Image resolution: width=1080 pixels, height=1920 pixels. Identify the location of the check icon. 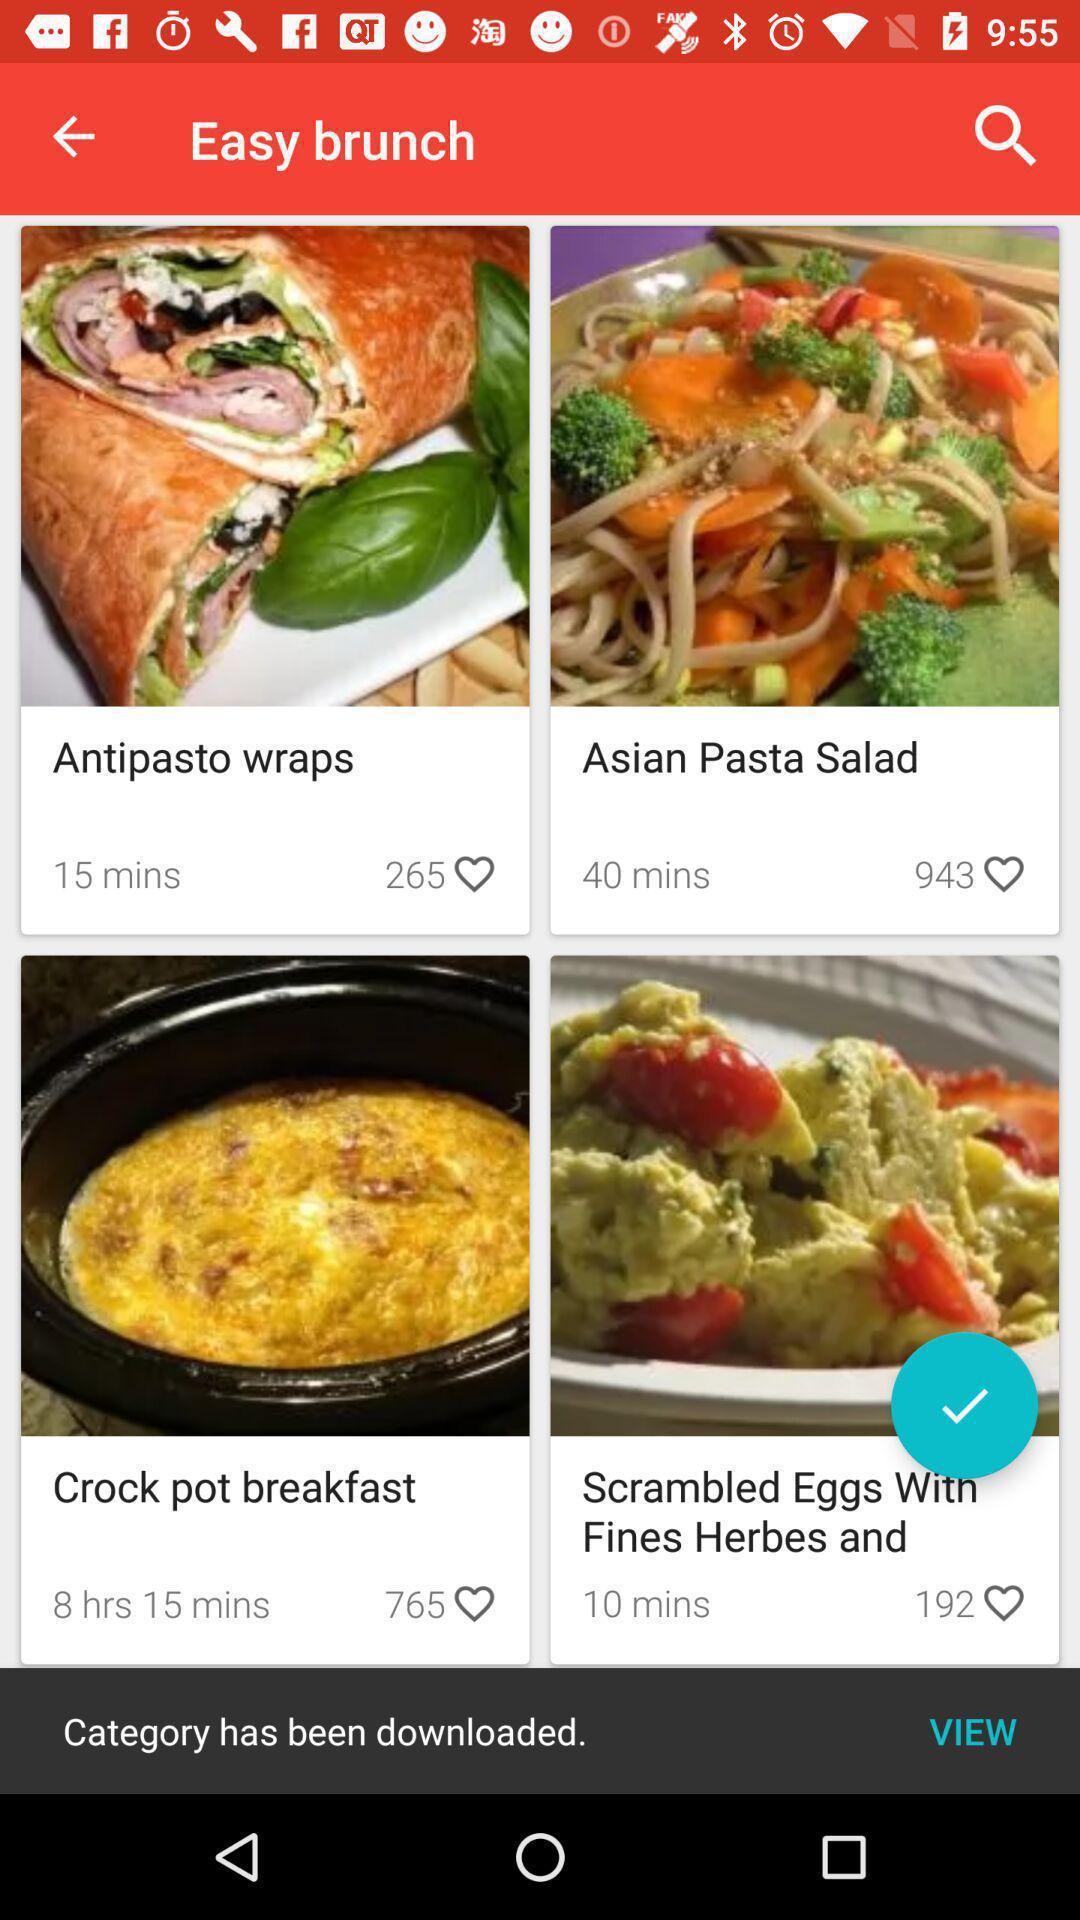
(963, 1404).